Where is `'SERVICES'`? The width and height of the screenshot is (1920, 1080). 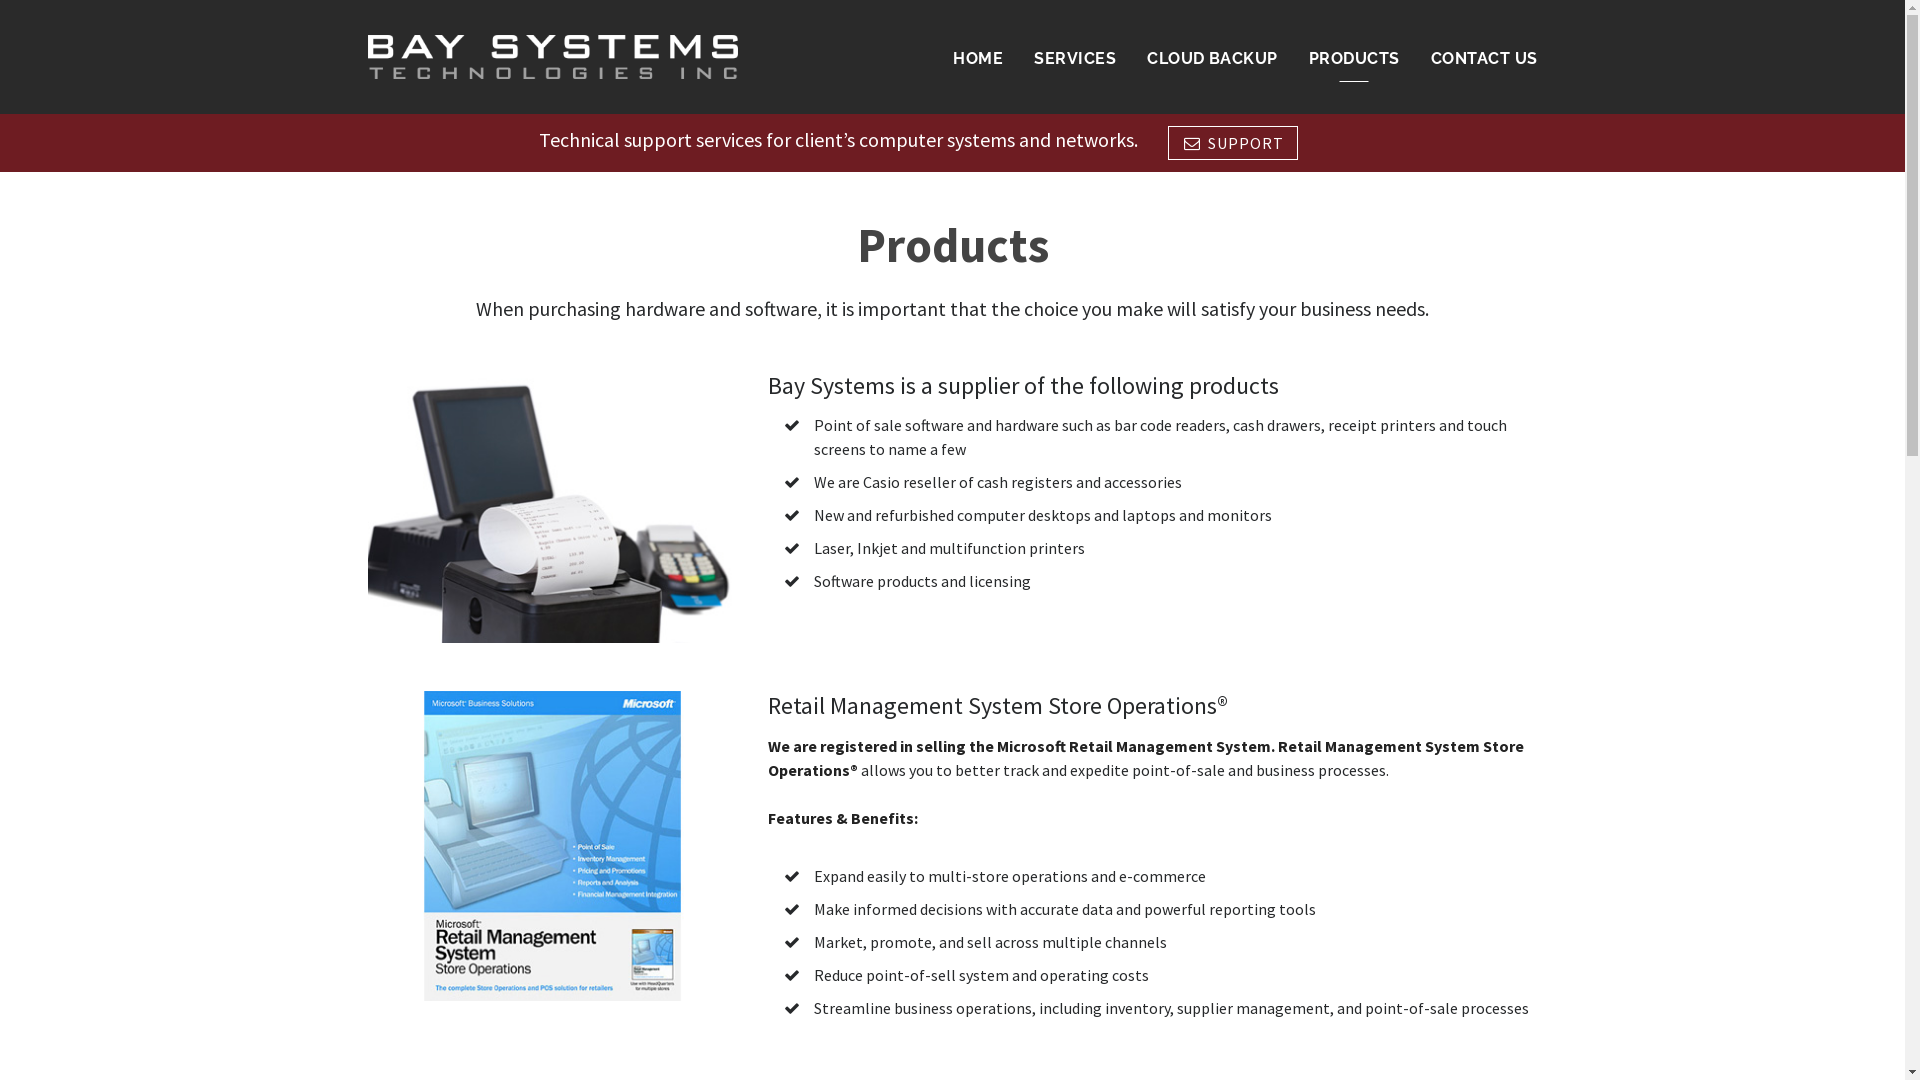 'SERVICES' is located at coordinates (1074, 57).